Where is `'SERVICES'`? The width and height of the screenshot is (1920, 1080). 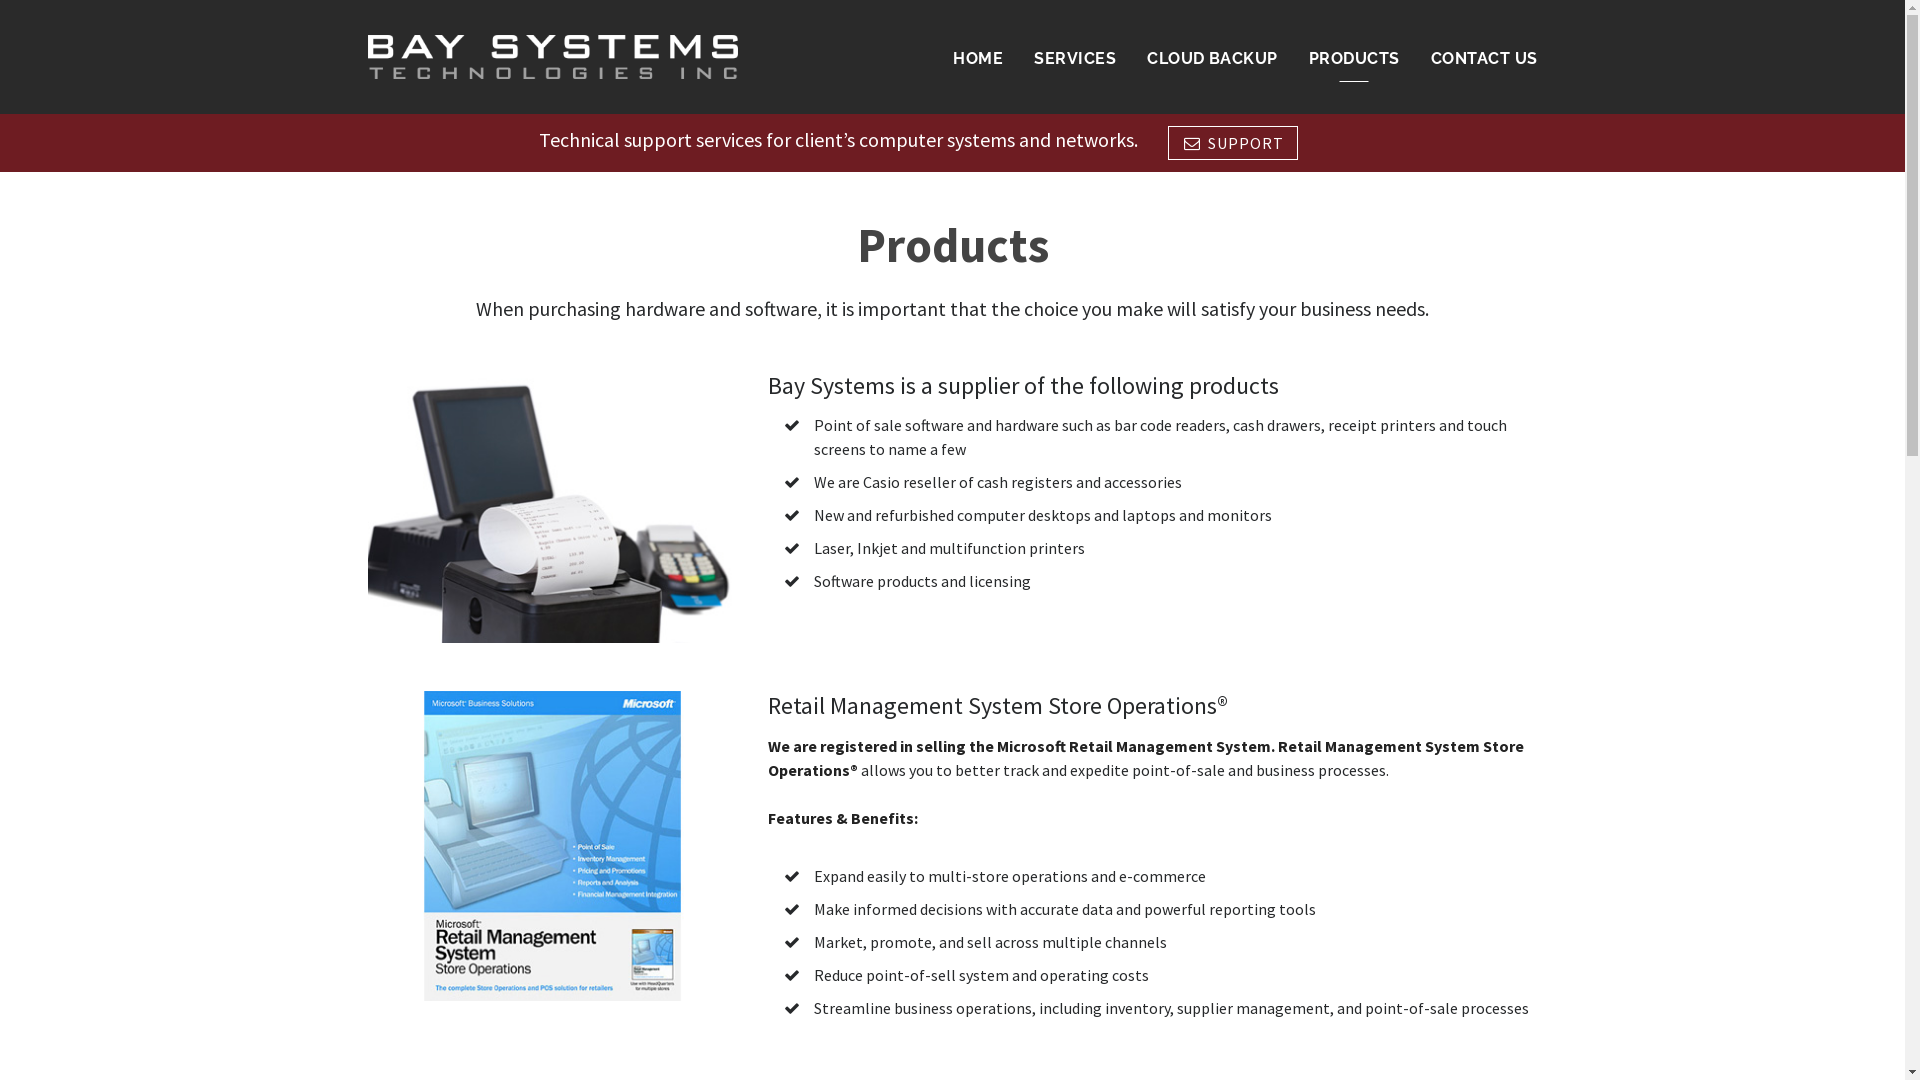 'SERVICES' is located at coordinates (1074, 57).